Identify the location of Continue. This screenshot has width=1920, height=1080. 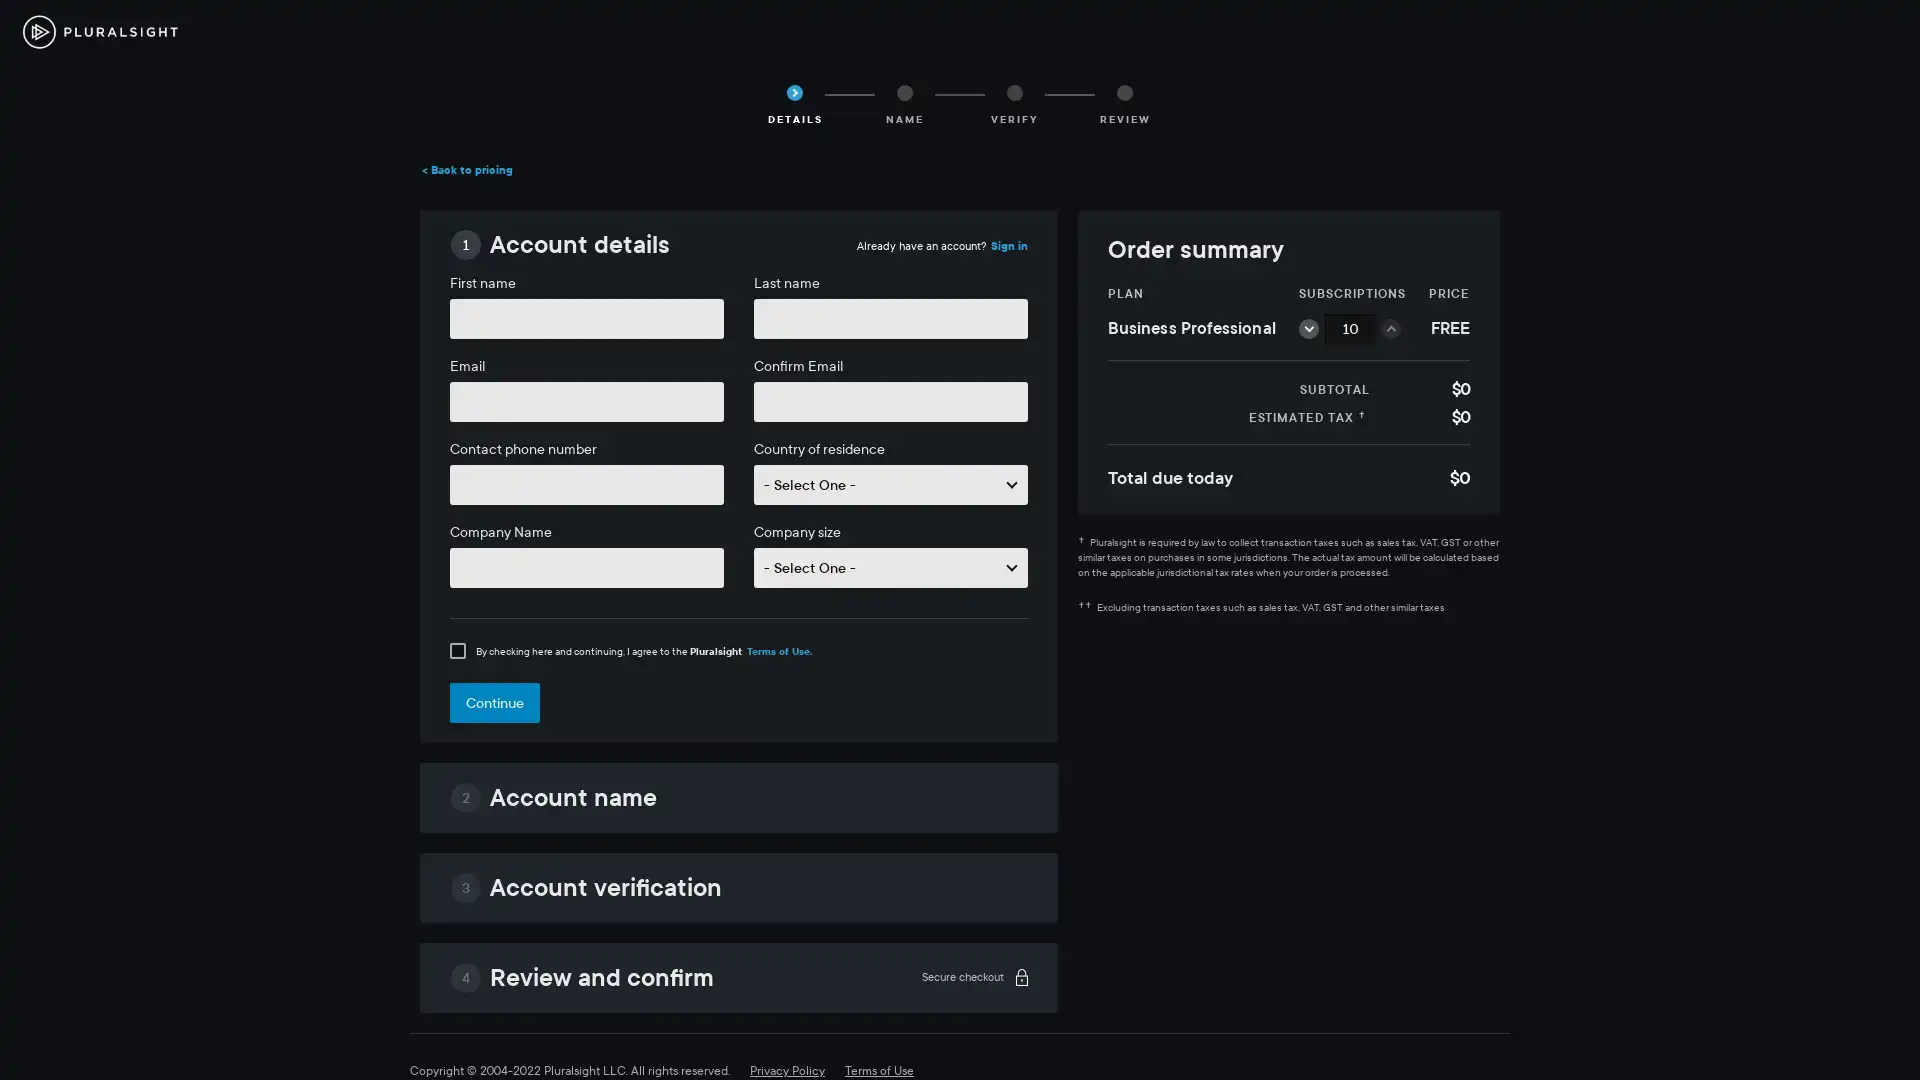
(494, 701).